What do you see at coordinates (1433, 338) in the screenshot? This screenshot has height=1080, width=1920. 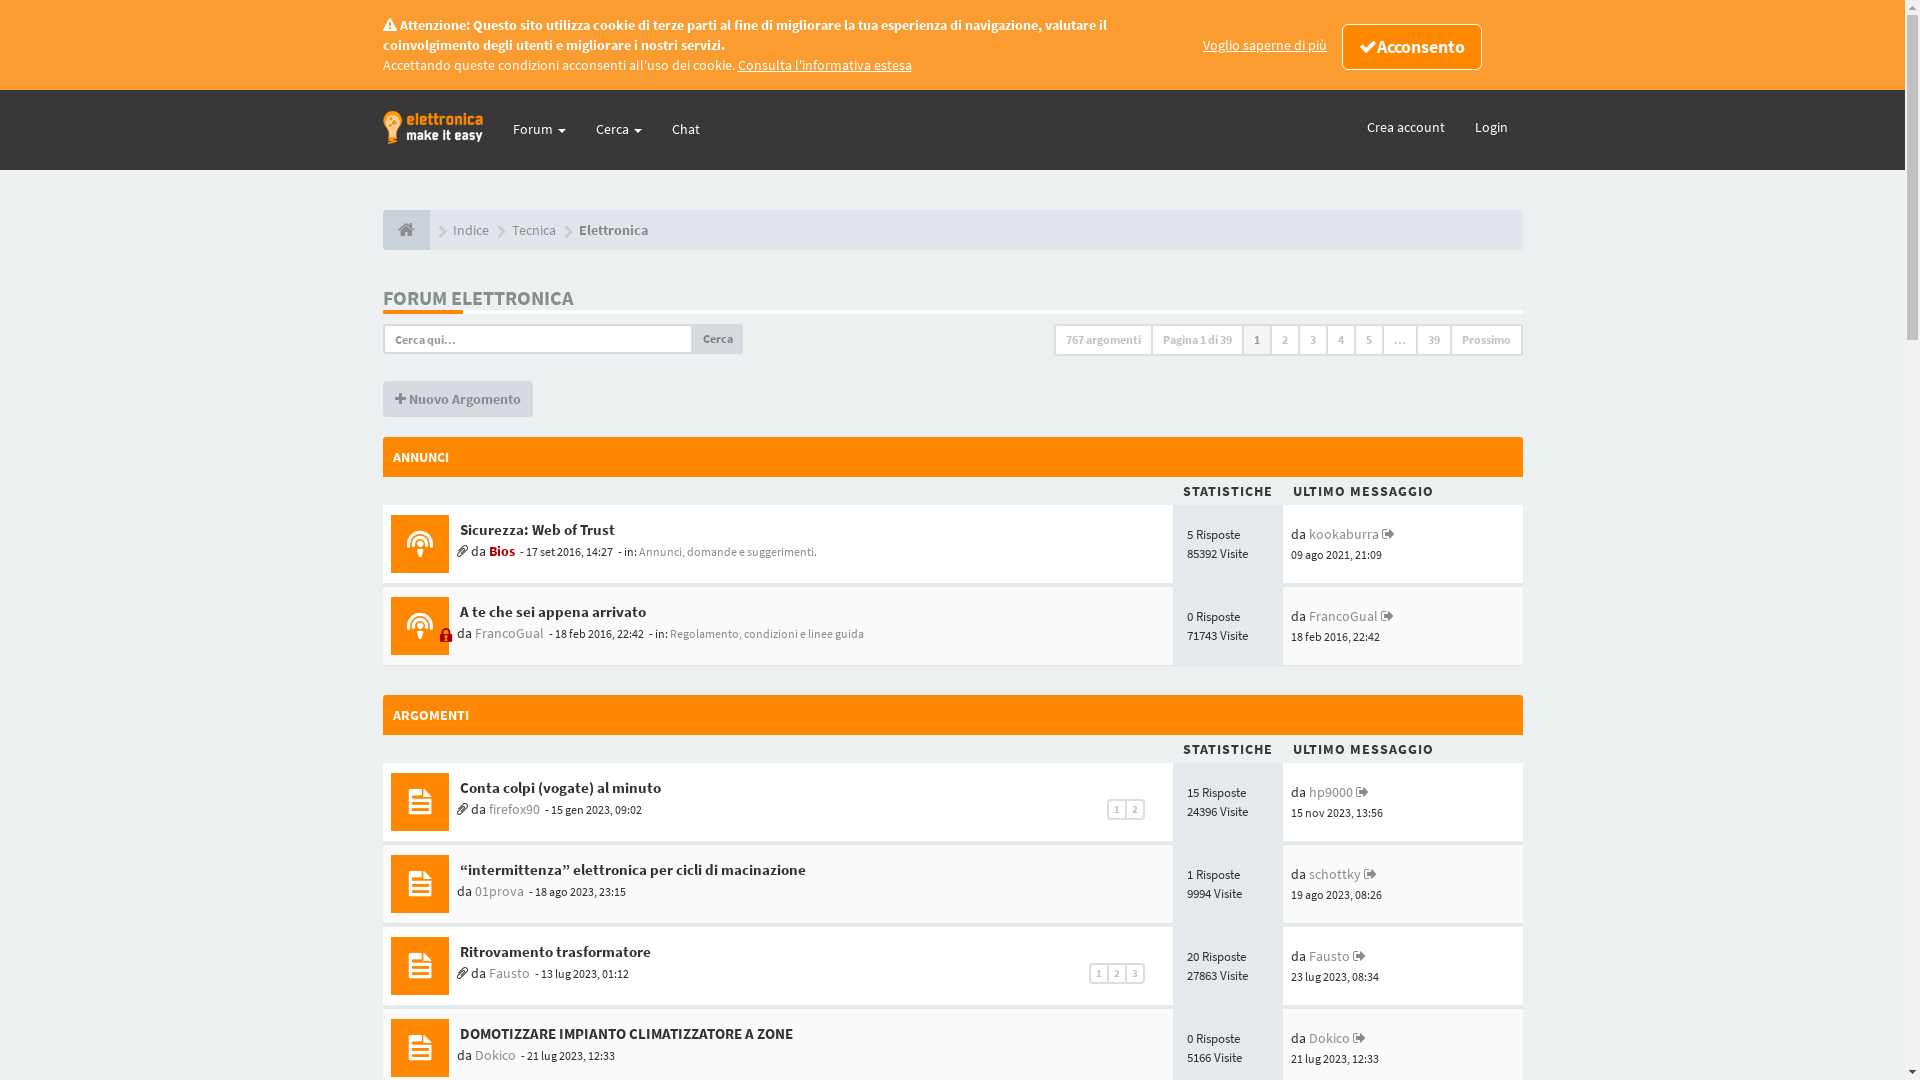 I see `'39'` at bounding box center [1433, 338].